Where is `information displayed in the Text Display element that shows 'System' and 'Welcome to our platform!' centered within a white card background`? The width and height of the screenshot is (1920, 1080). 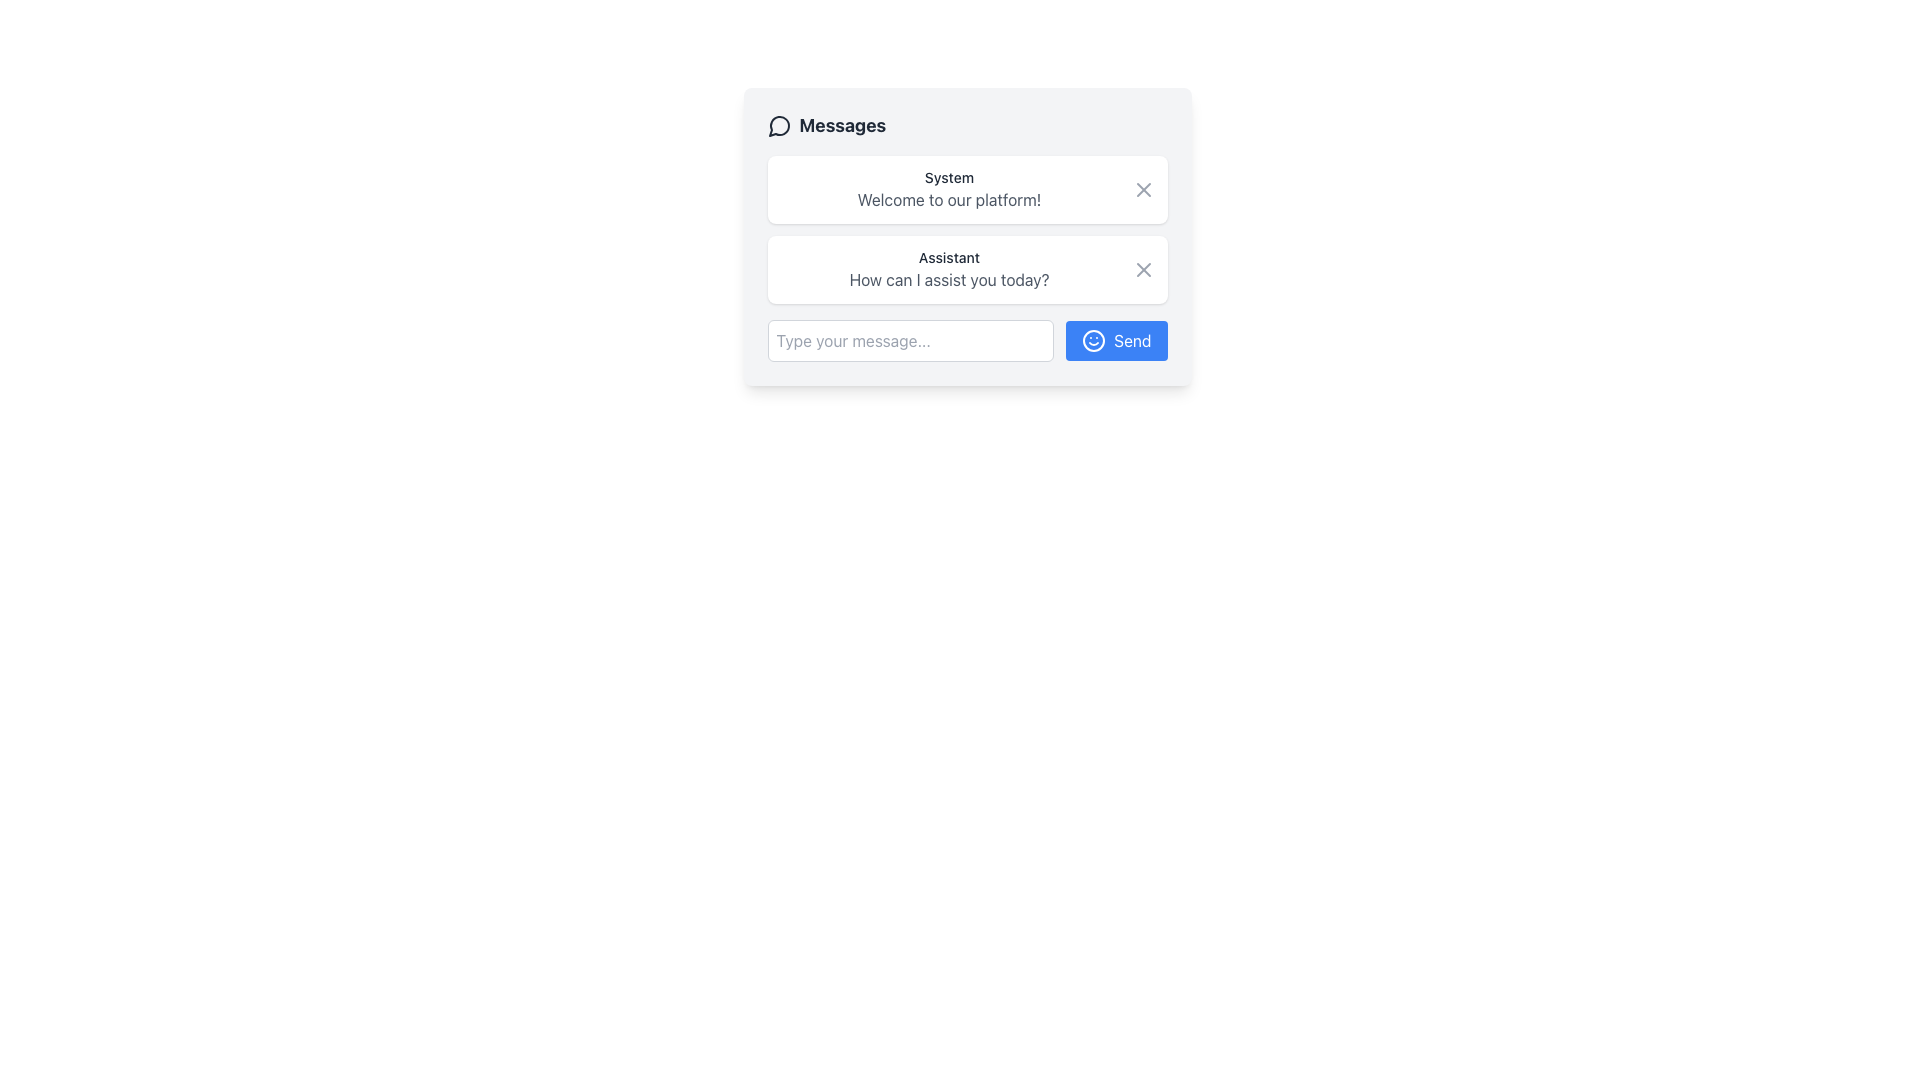 information displayed in the Text Display element that shows 'System' and 'Welcome to our platform!' centered within a white card background is located at coordinates (948, 189).